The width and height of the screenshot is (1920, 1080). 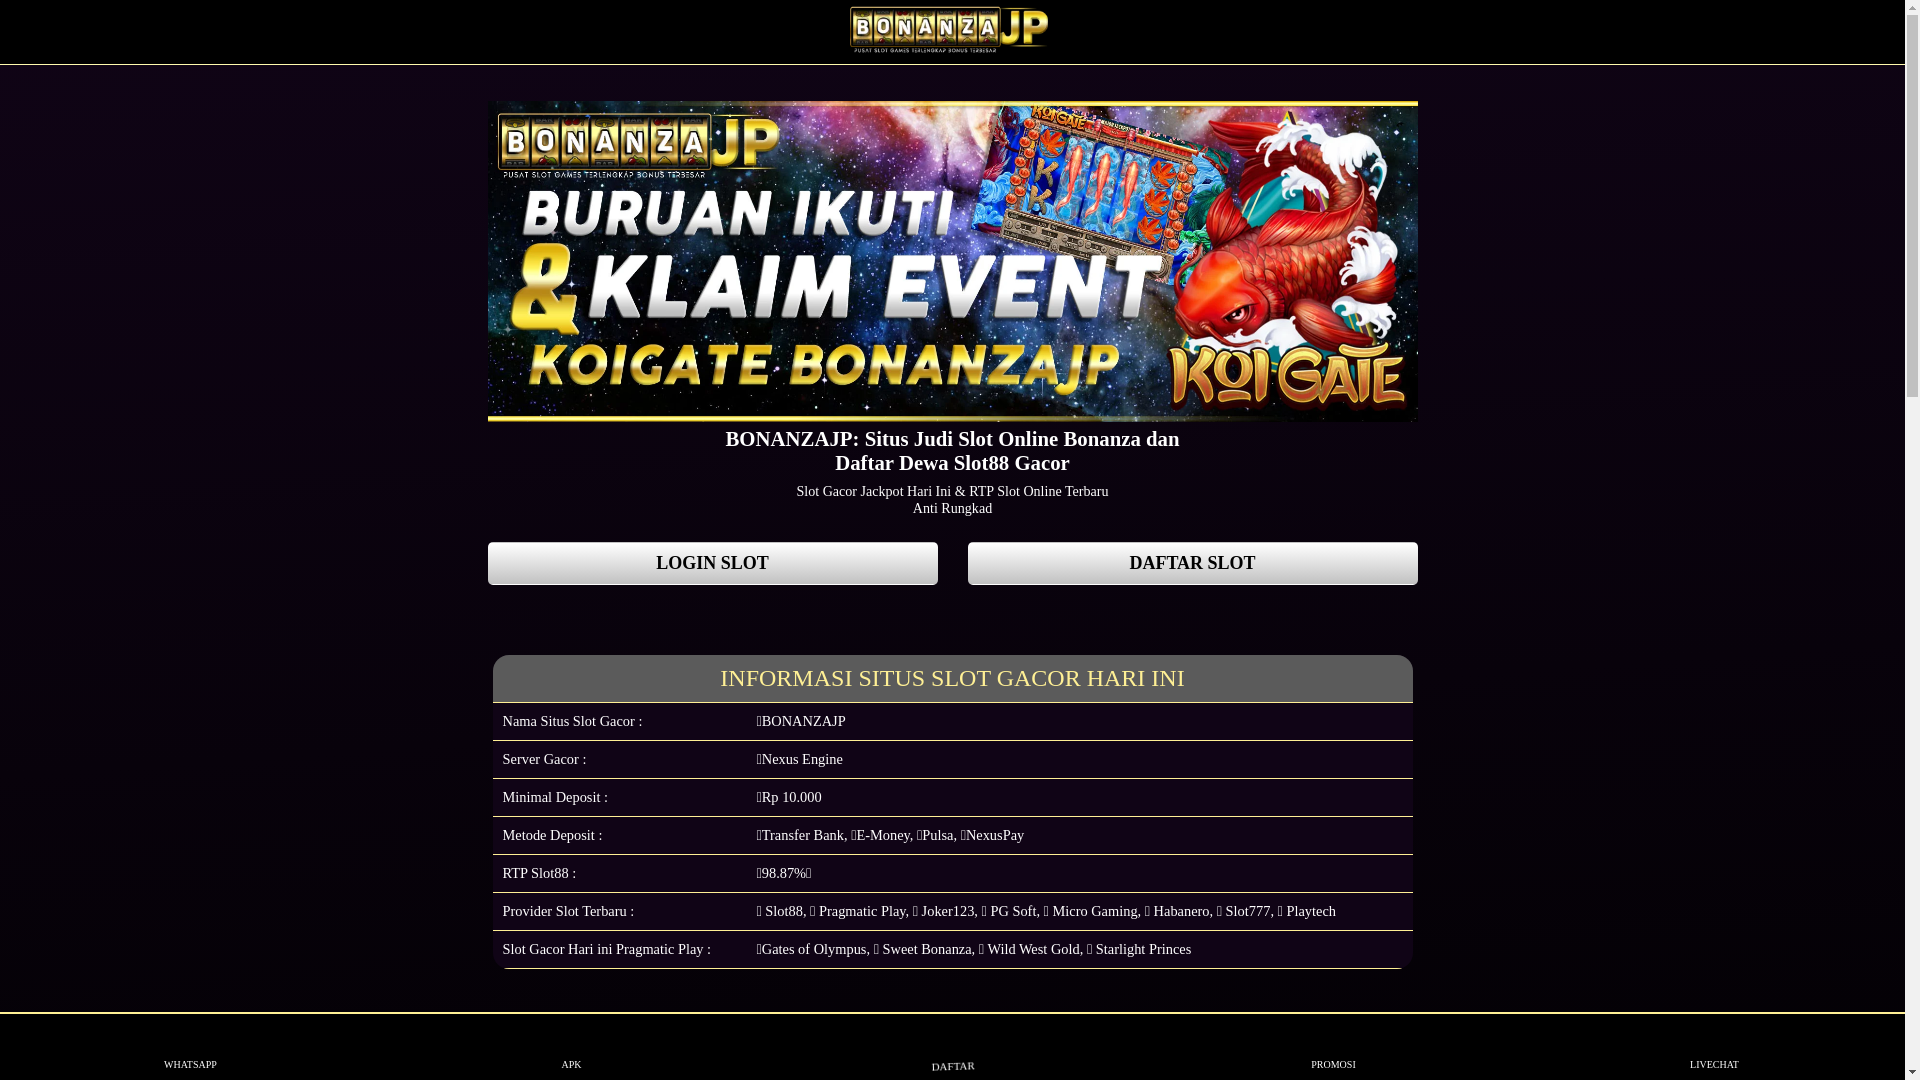 I want to click on 'DAFTAR', so click(x=946, y=1041).